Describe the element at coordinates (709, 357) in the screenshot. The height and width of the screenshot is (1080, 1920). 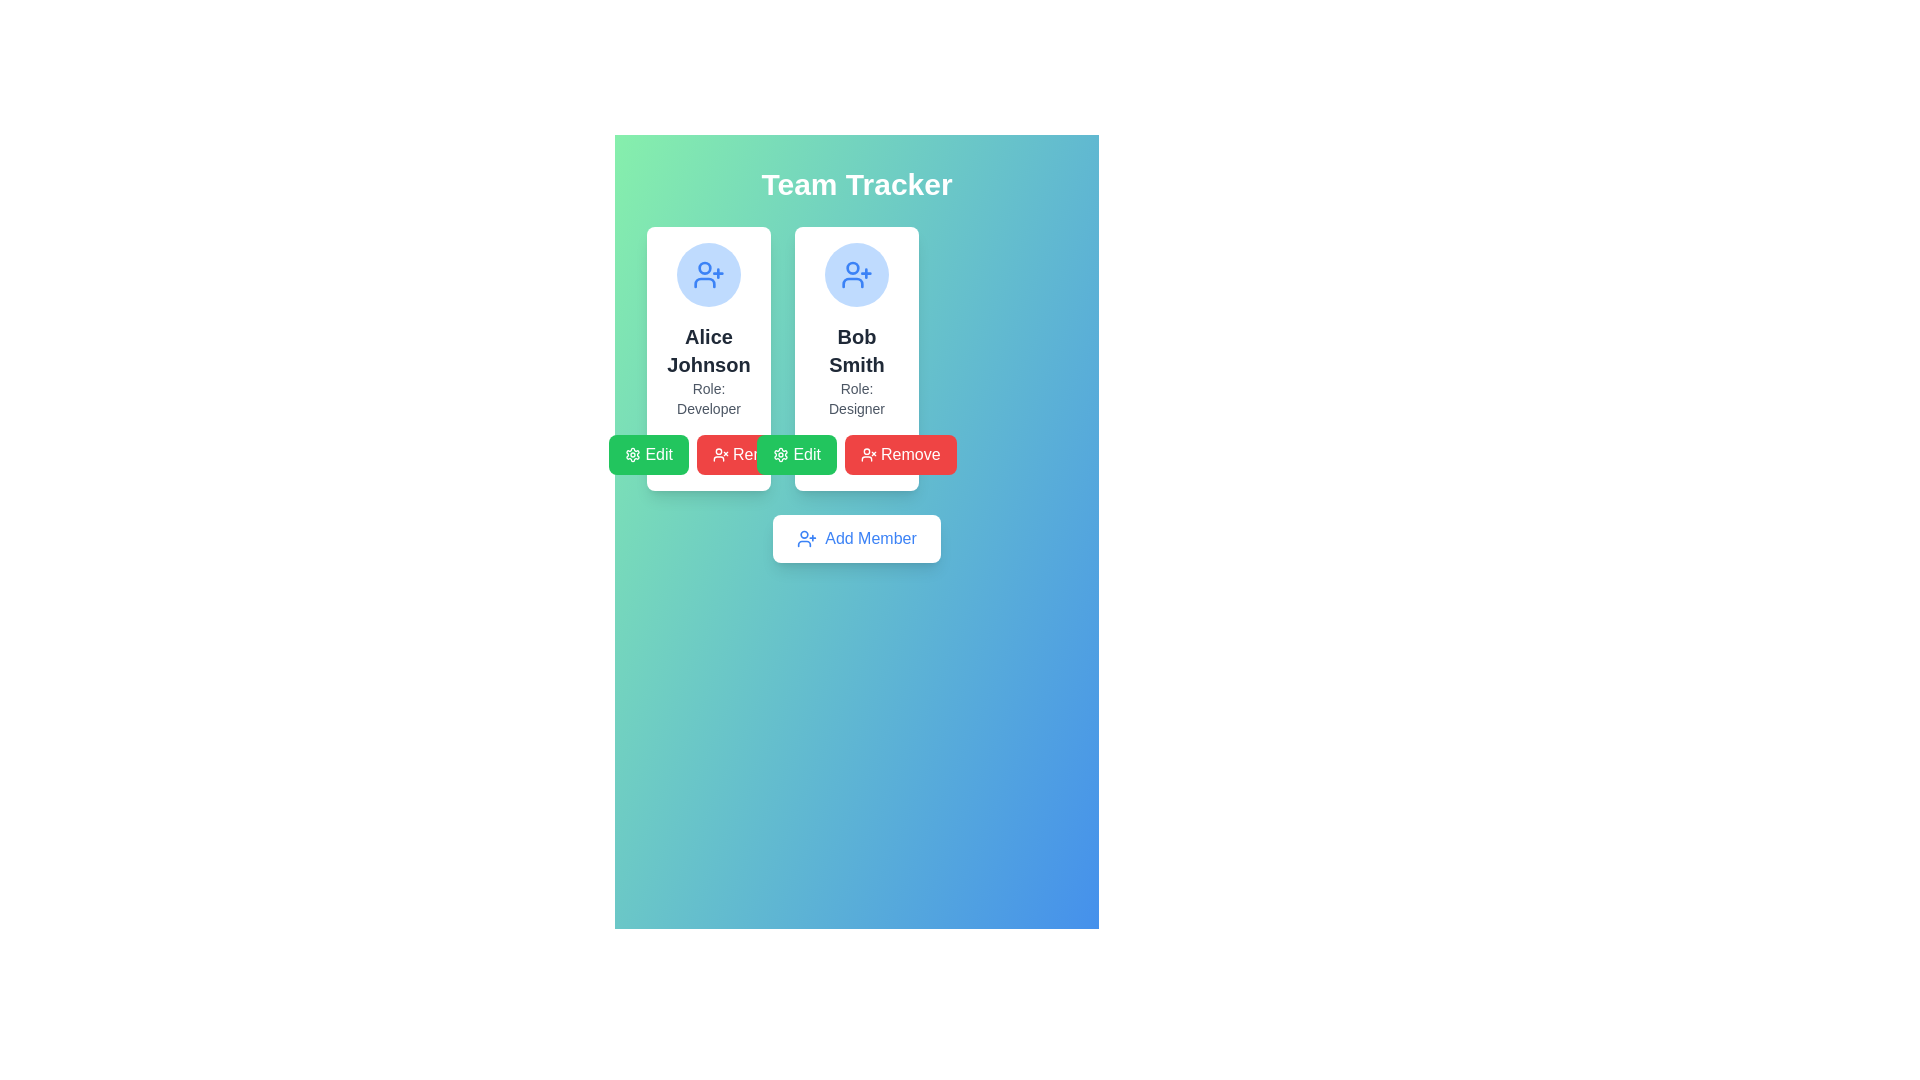
I see `the Profile card for 'Alice Johnson', which is the first card in a grid layout` at that location.